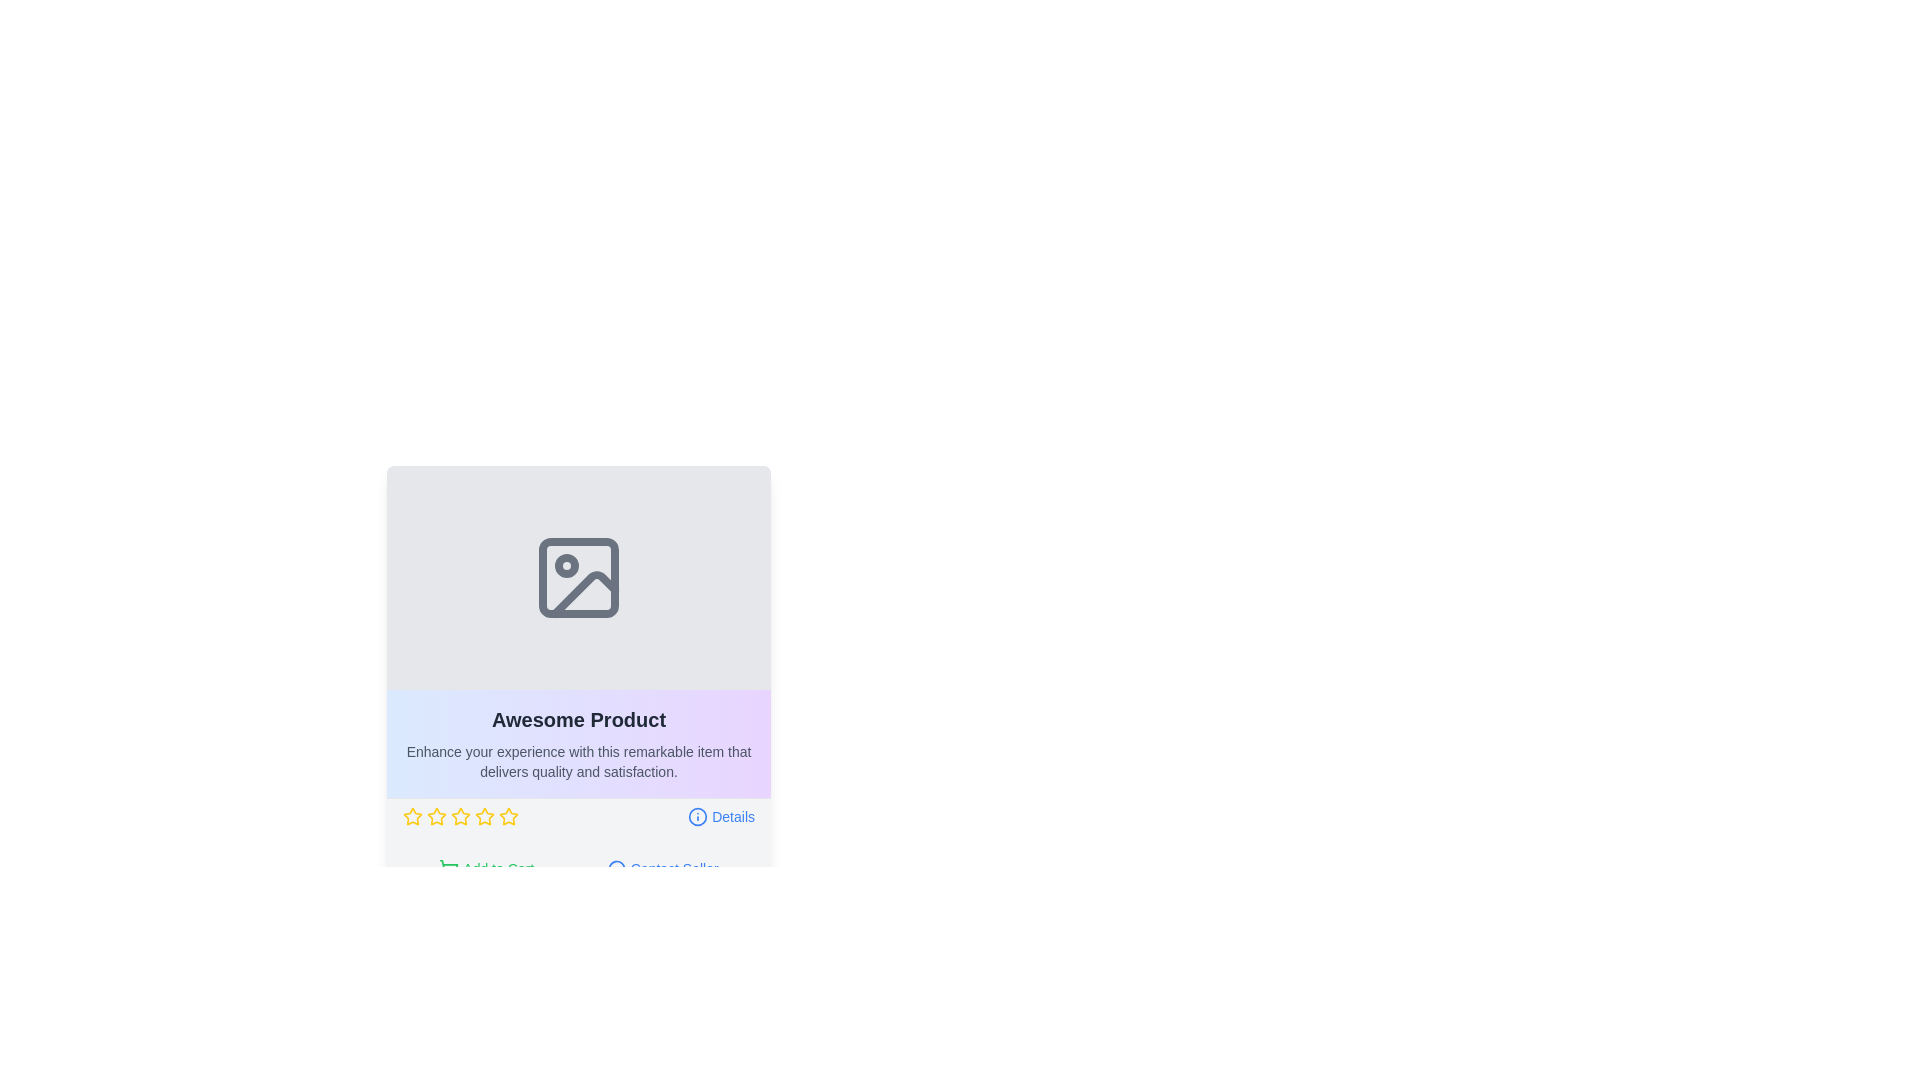 This screenshot has height=1080, width=1920. I want to click on the green shopping cart icon located to the left of the 'Add to Cart' button, so click(448, 867).